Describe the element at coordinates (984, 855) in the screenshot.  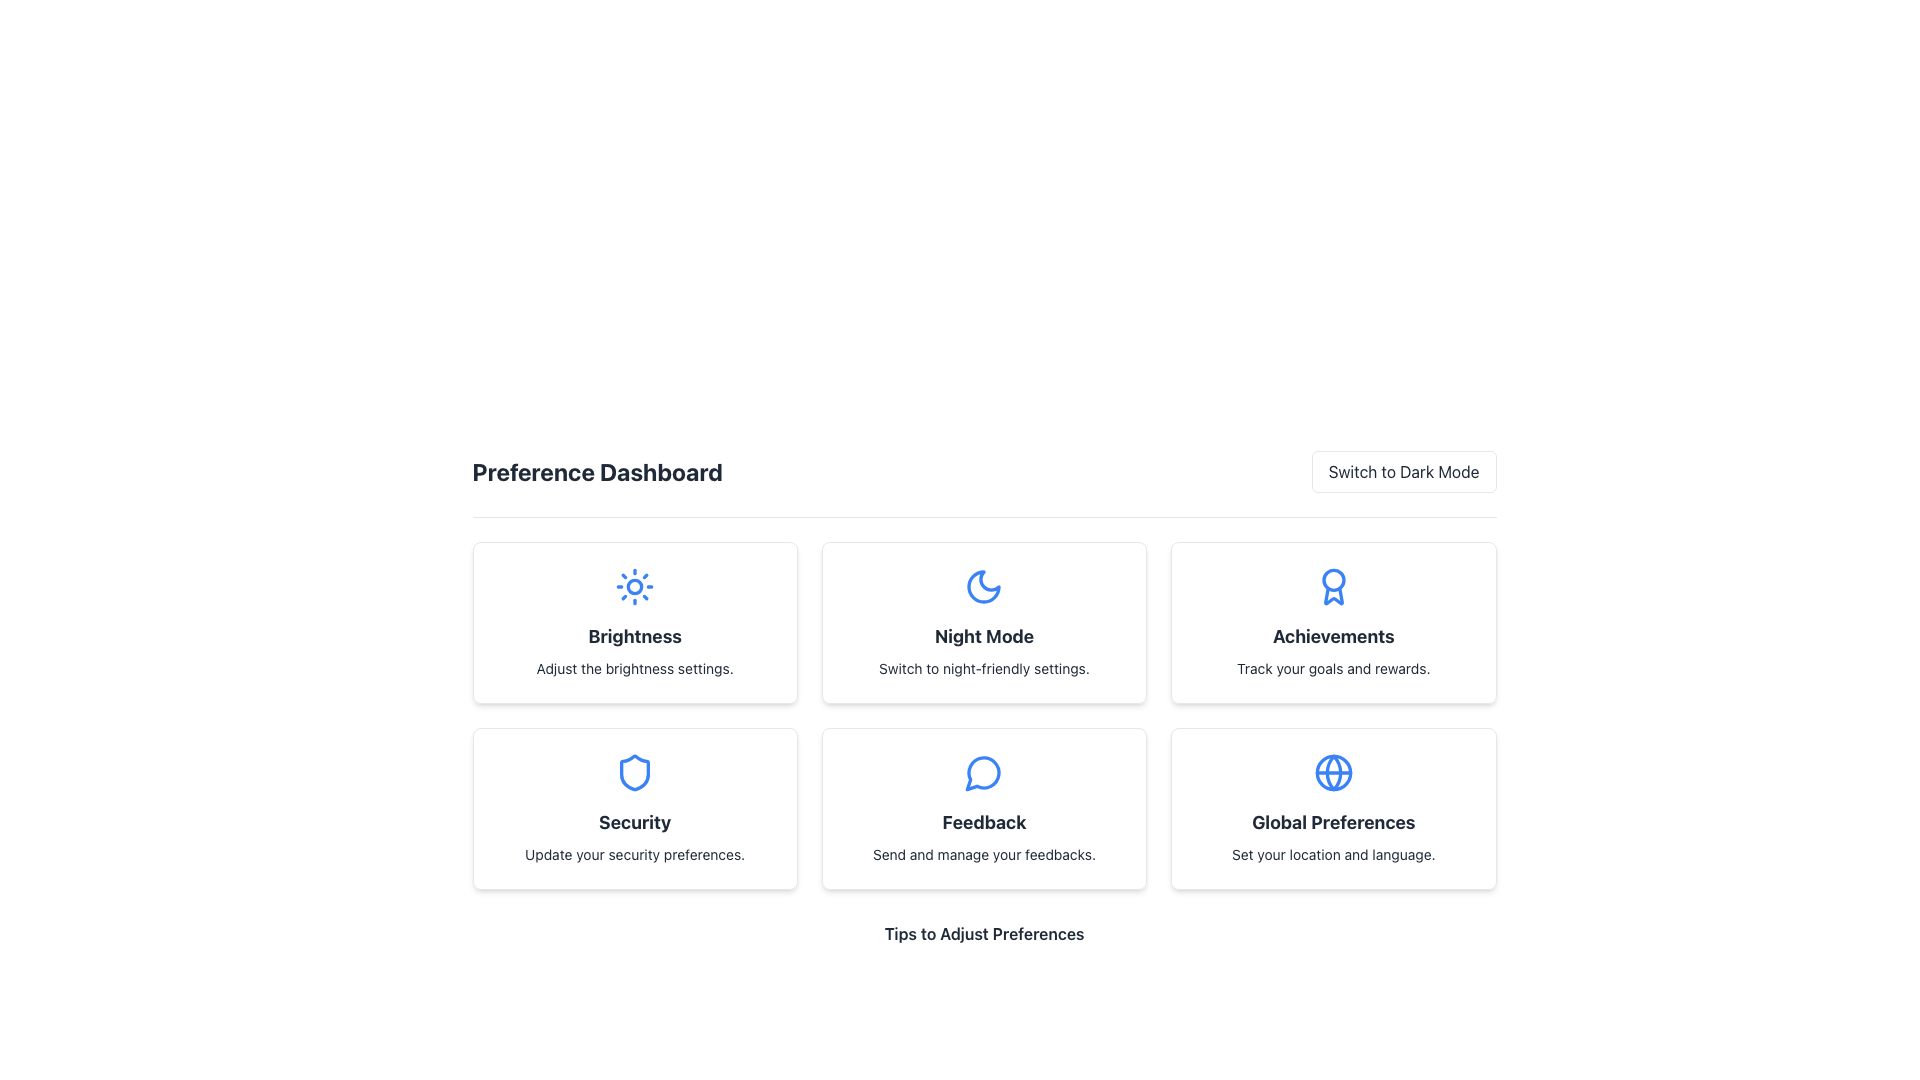
I see `description text label located below the 'Feedback' title in the second row of the grid layout within the 'Feedback' card` at that location.